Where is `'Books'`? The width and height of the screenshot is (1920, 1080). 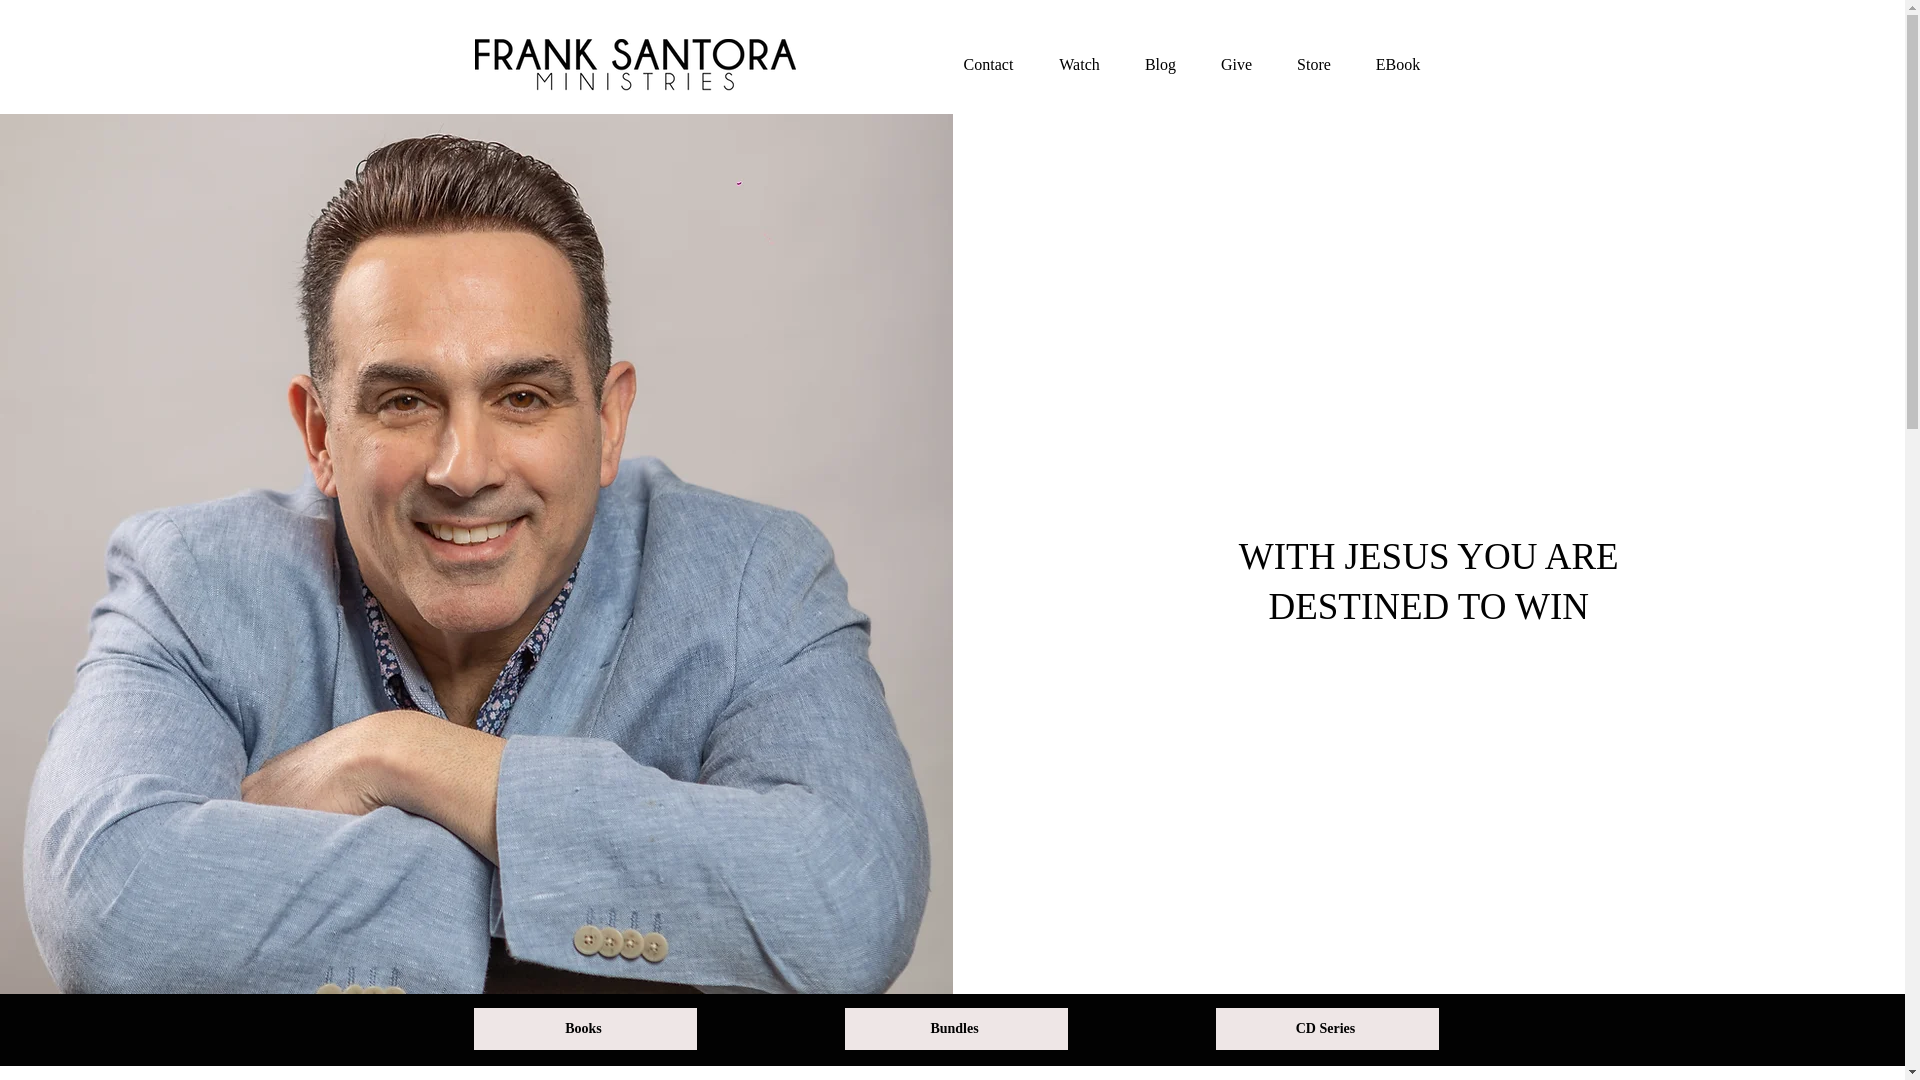 'Books' is located at coordinates (584, 1029).